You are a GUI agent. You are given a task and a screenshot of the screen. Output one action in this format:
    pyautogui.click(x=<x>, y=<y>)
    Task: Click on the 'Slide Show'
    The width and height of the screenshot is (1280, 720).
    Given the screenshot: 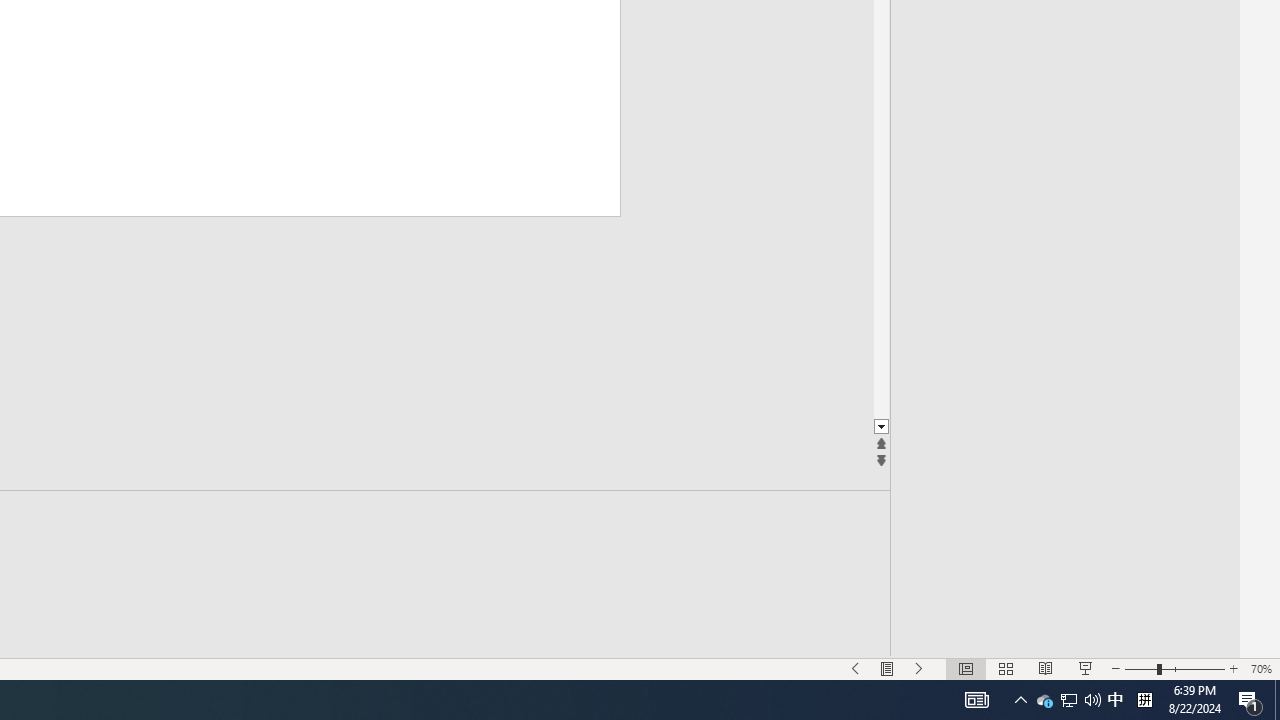 What is the action you would take?
    pyautogui.click(x=1085, y=669)
    